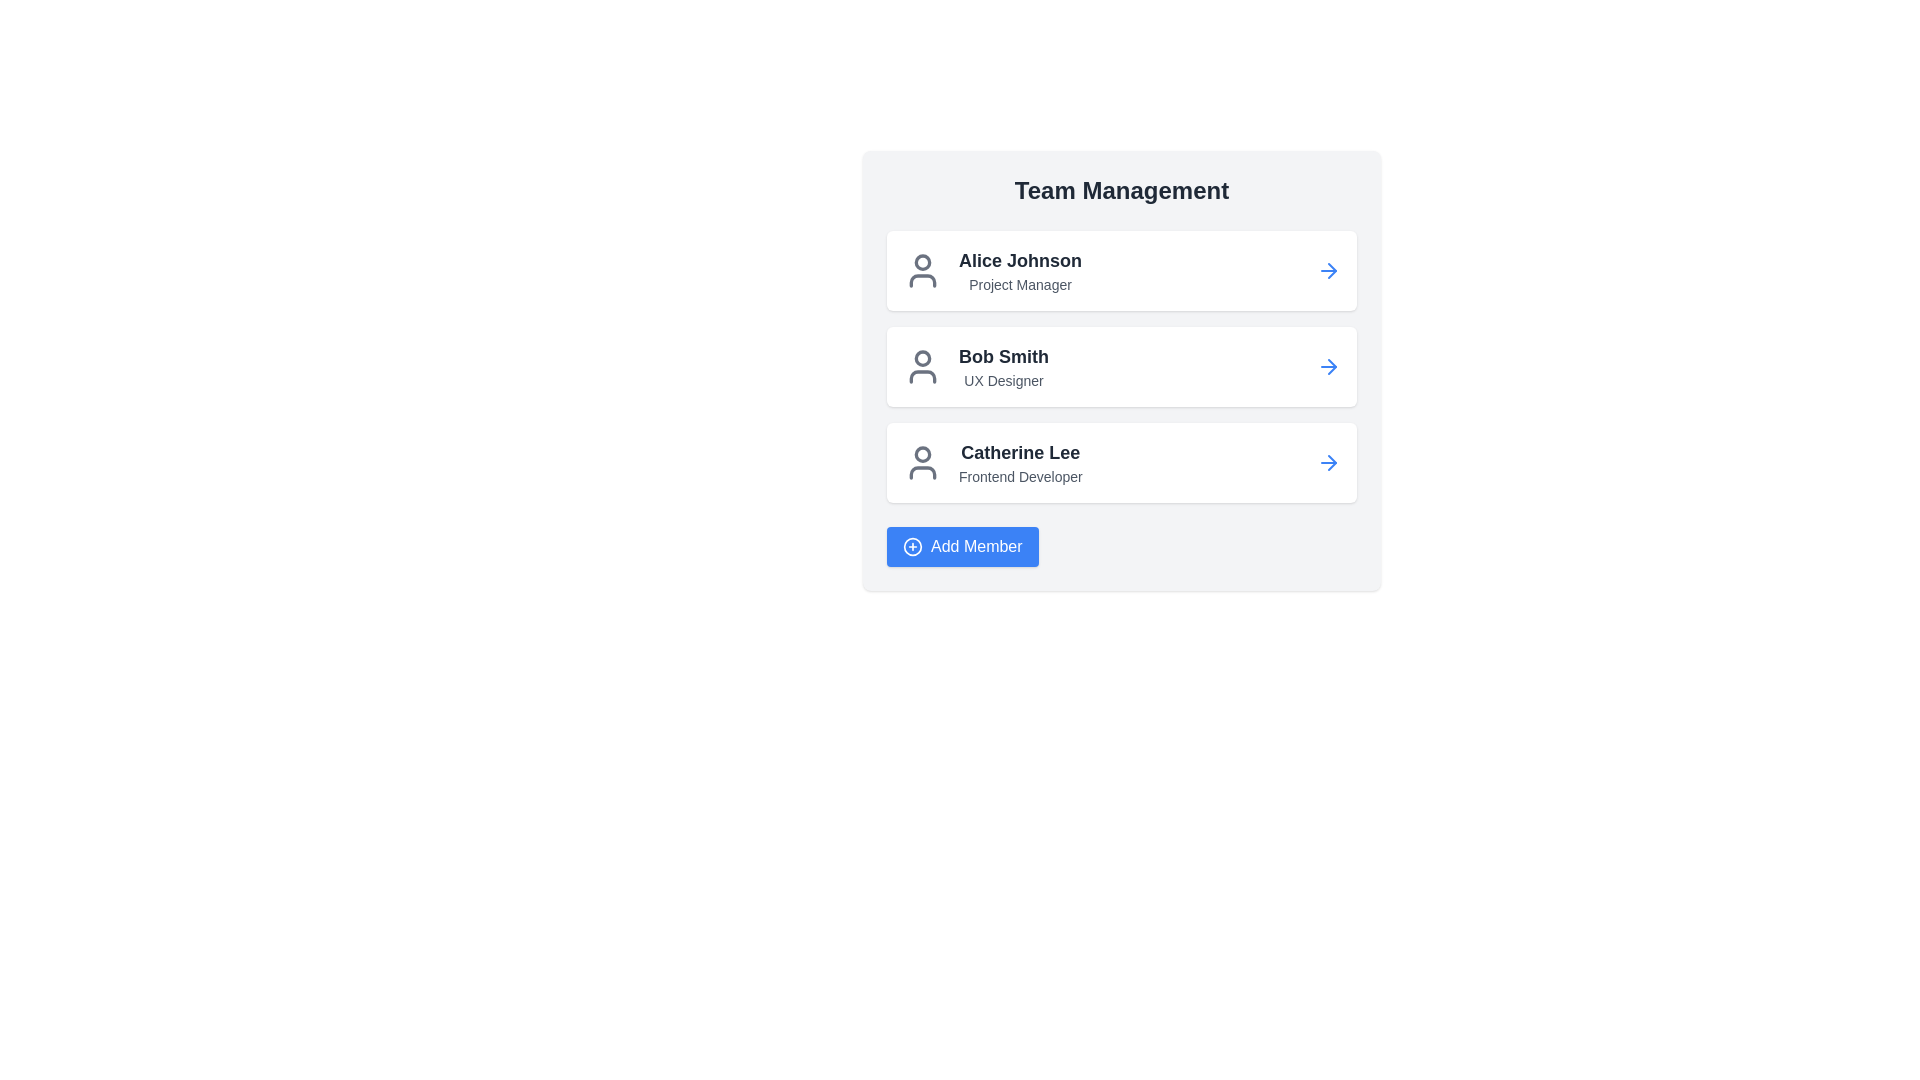 Image resolution: width=1920 pixels, height=1080 pixels. Describe the element at coordinates (911, 547) in the screenshot. I see `the decorative circle icon within the 'Add Member' button located below the team members list` at that location.